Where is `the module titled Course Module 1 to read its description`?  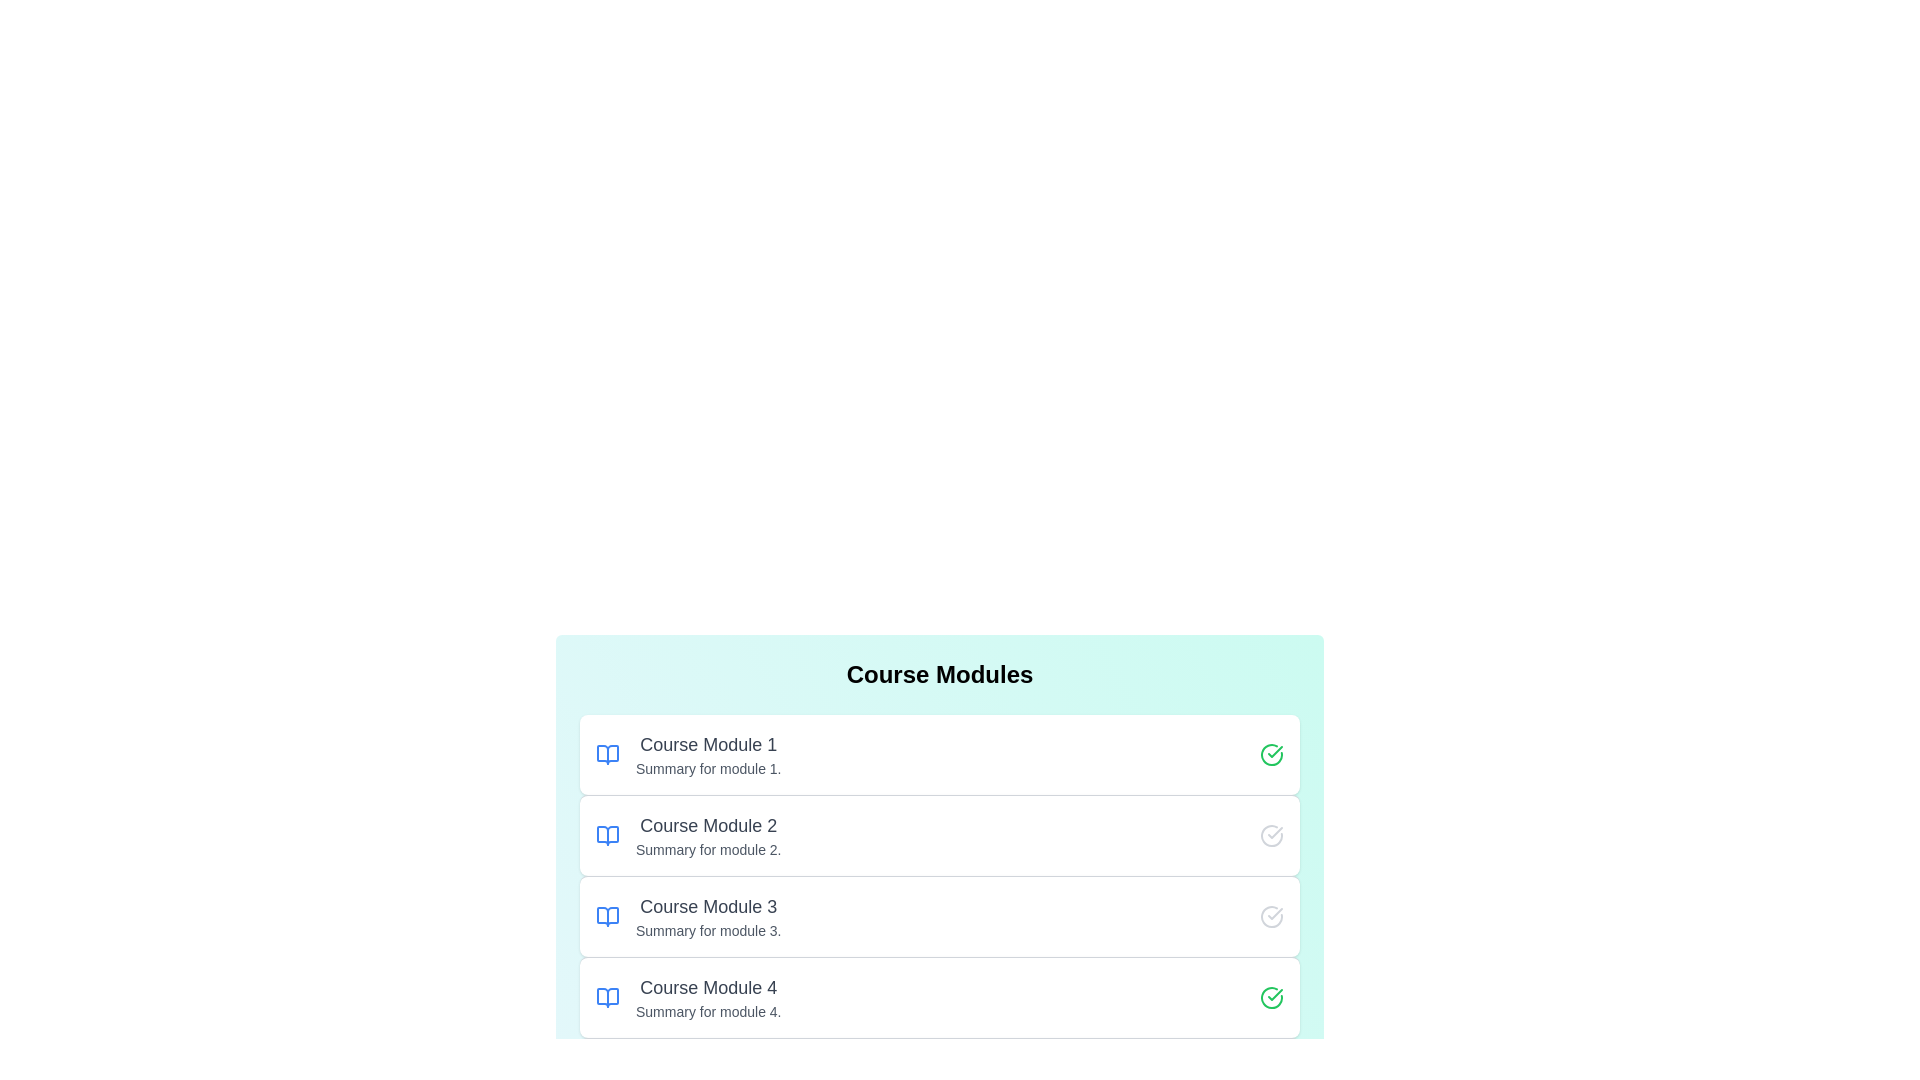
the module titled Course Module 1 to read its description is located at coordinates (939, 755).